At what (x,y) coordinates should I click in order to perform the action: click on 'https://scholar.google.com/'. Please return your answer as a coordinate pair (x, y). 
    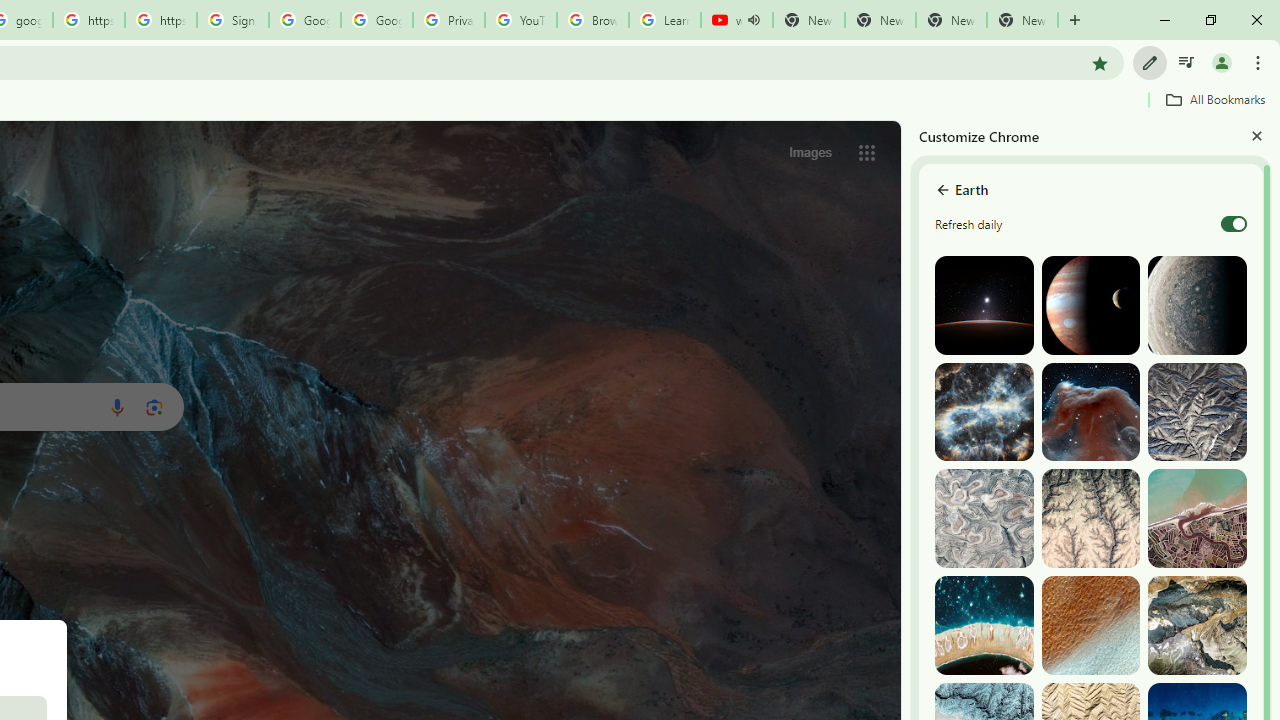
    Looking at the image, I should click on (161, 20).